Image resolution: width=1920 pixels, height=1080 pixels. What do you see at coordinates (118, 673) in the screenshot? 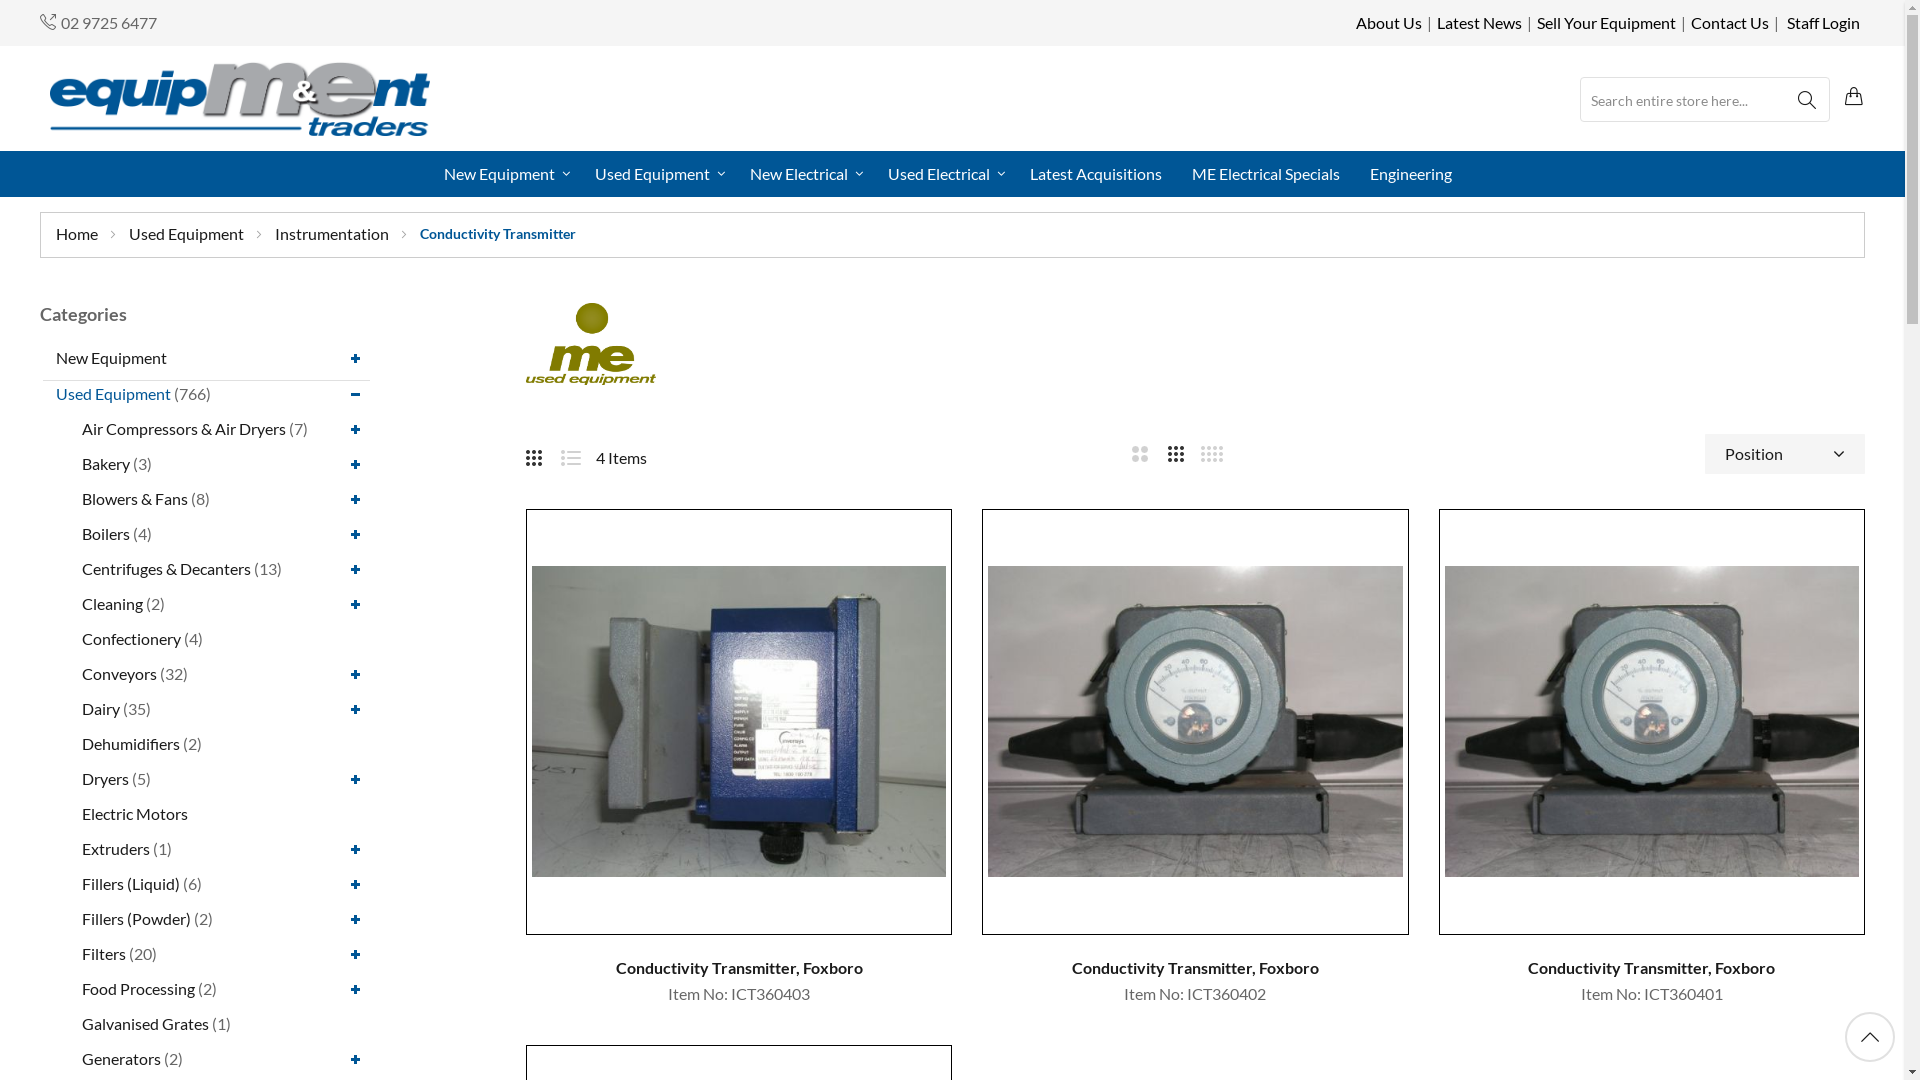
I see `'Conveyors'` at bounding box center [118, 673].